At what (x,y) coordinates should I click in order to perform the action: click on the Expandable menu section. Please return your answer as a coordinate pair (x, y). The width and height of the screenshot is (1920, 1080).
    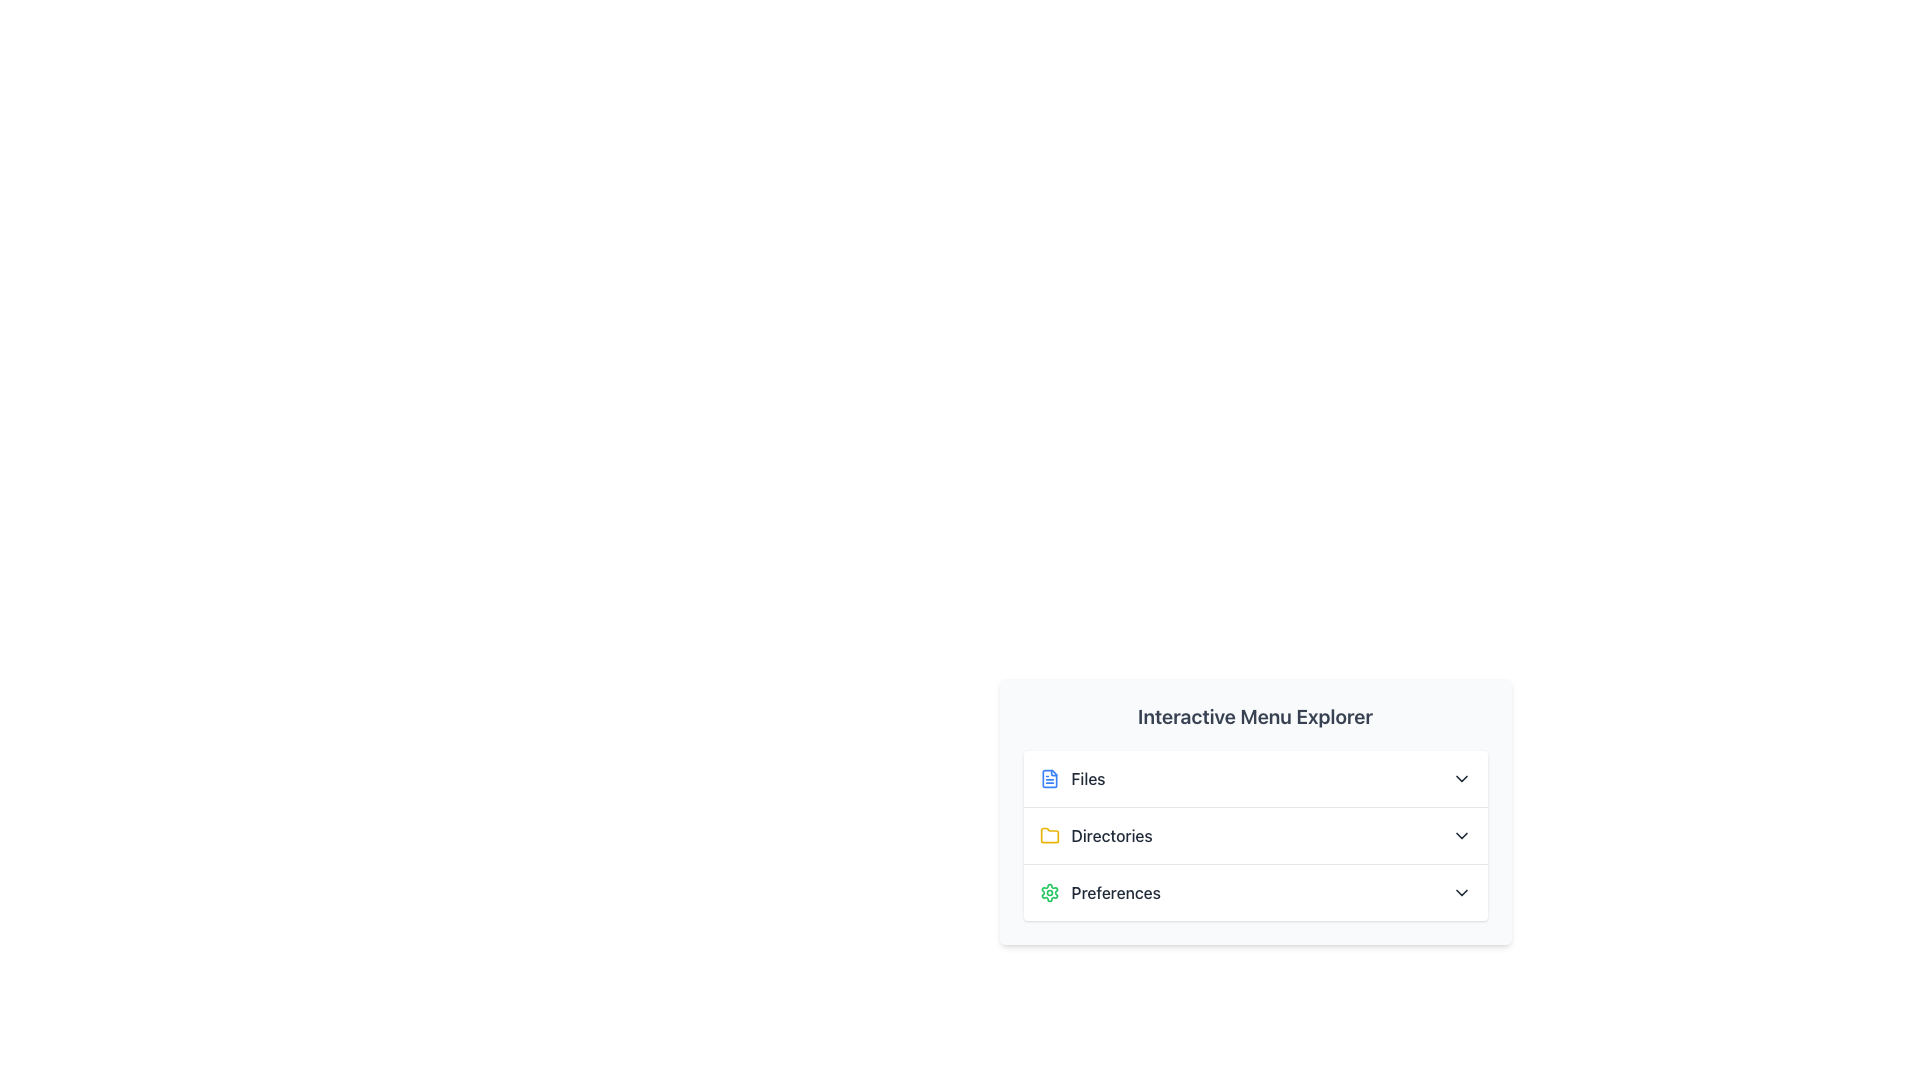
    Looking at the image, I should click on (1254, 812).